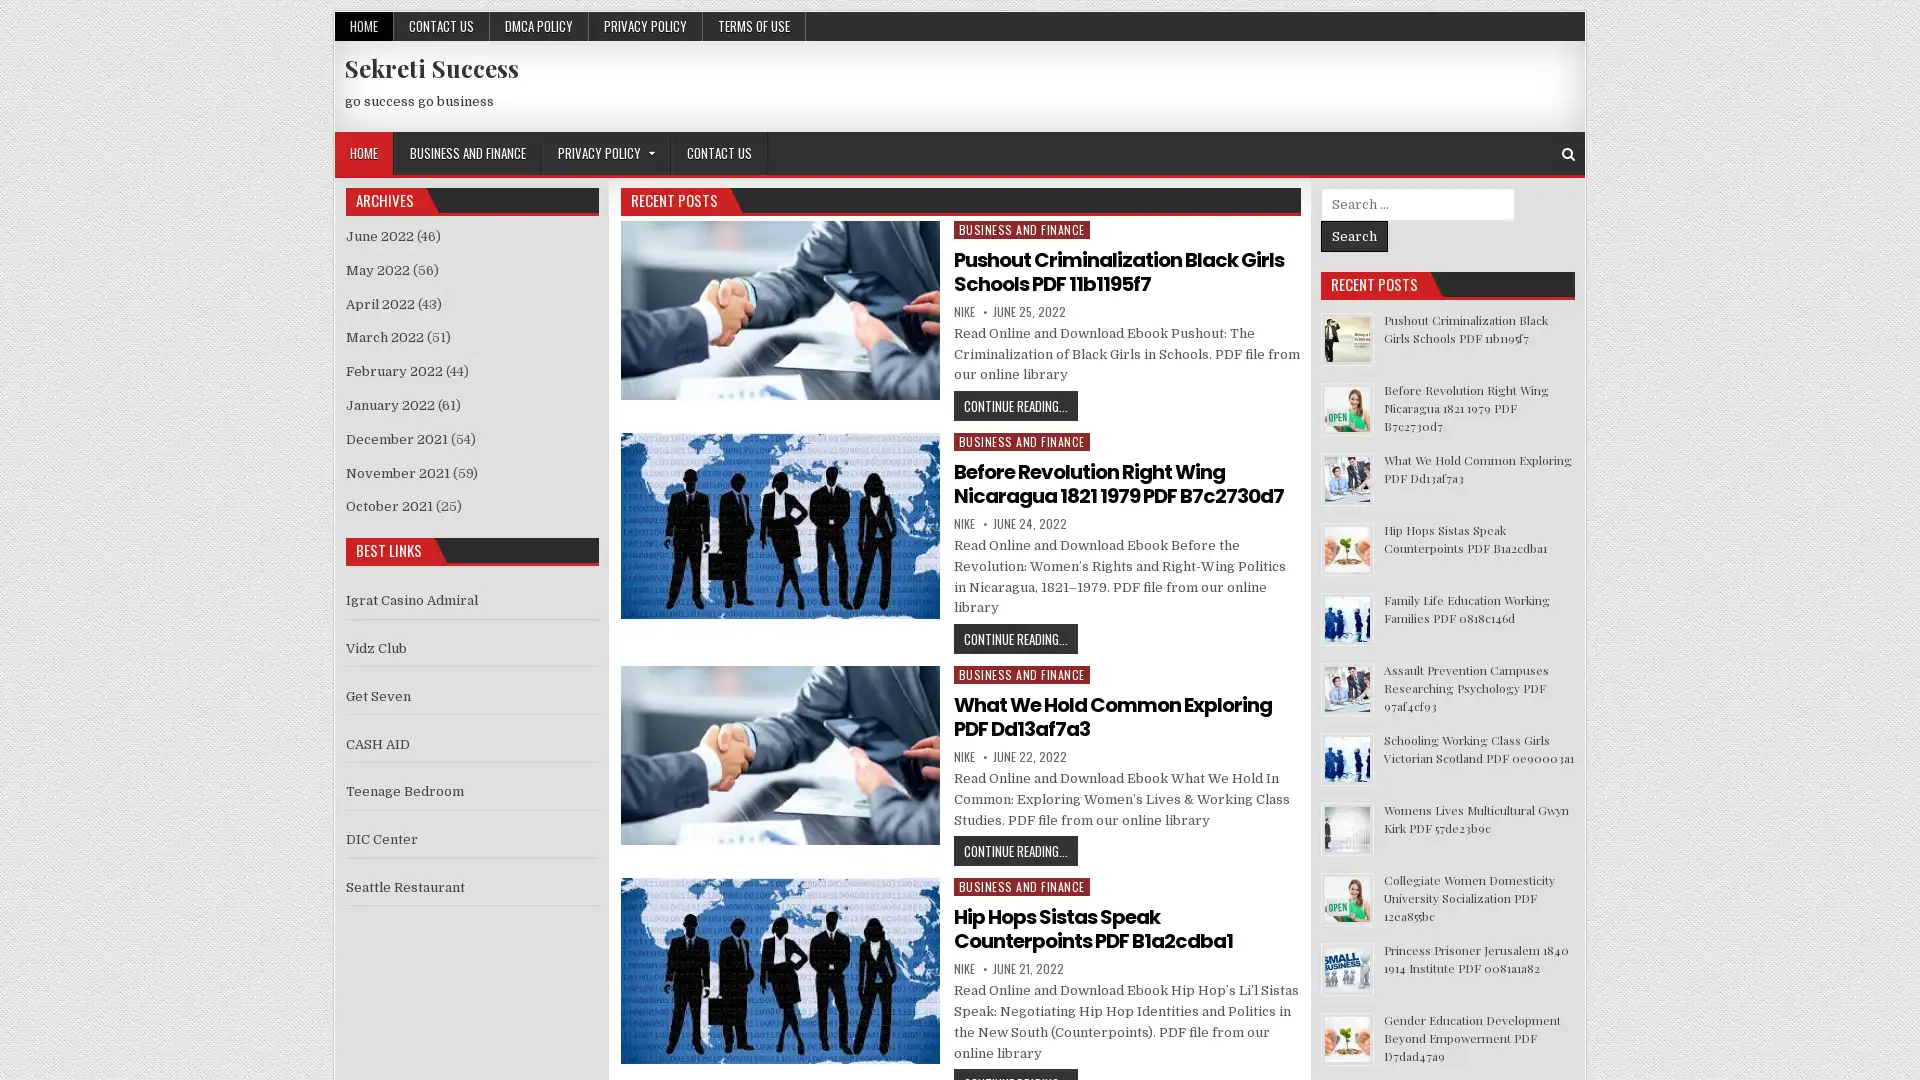 This screenshot has height=1080, width=1920. Describe the element at coordinates (1354, 235) in the screenshot. I see `Search` at that location.